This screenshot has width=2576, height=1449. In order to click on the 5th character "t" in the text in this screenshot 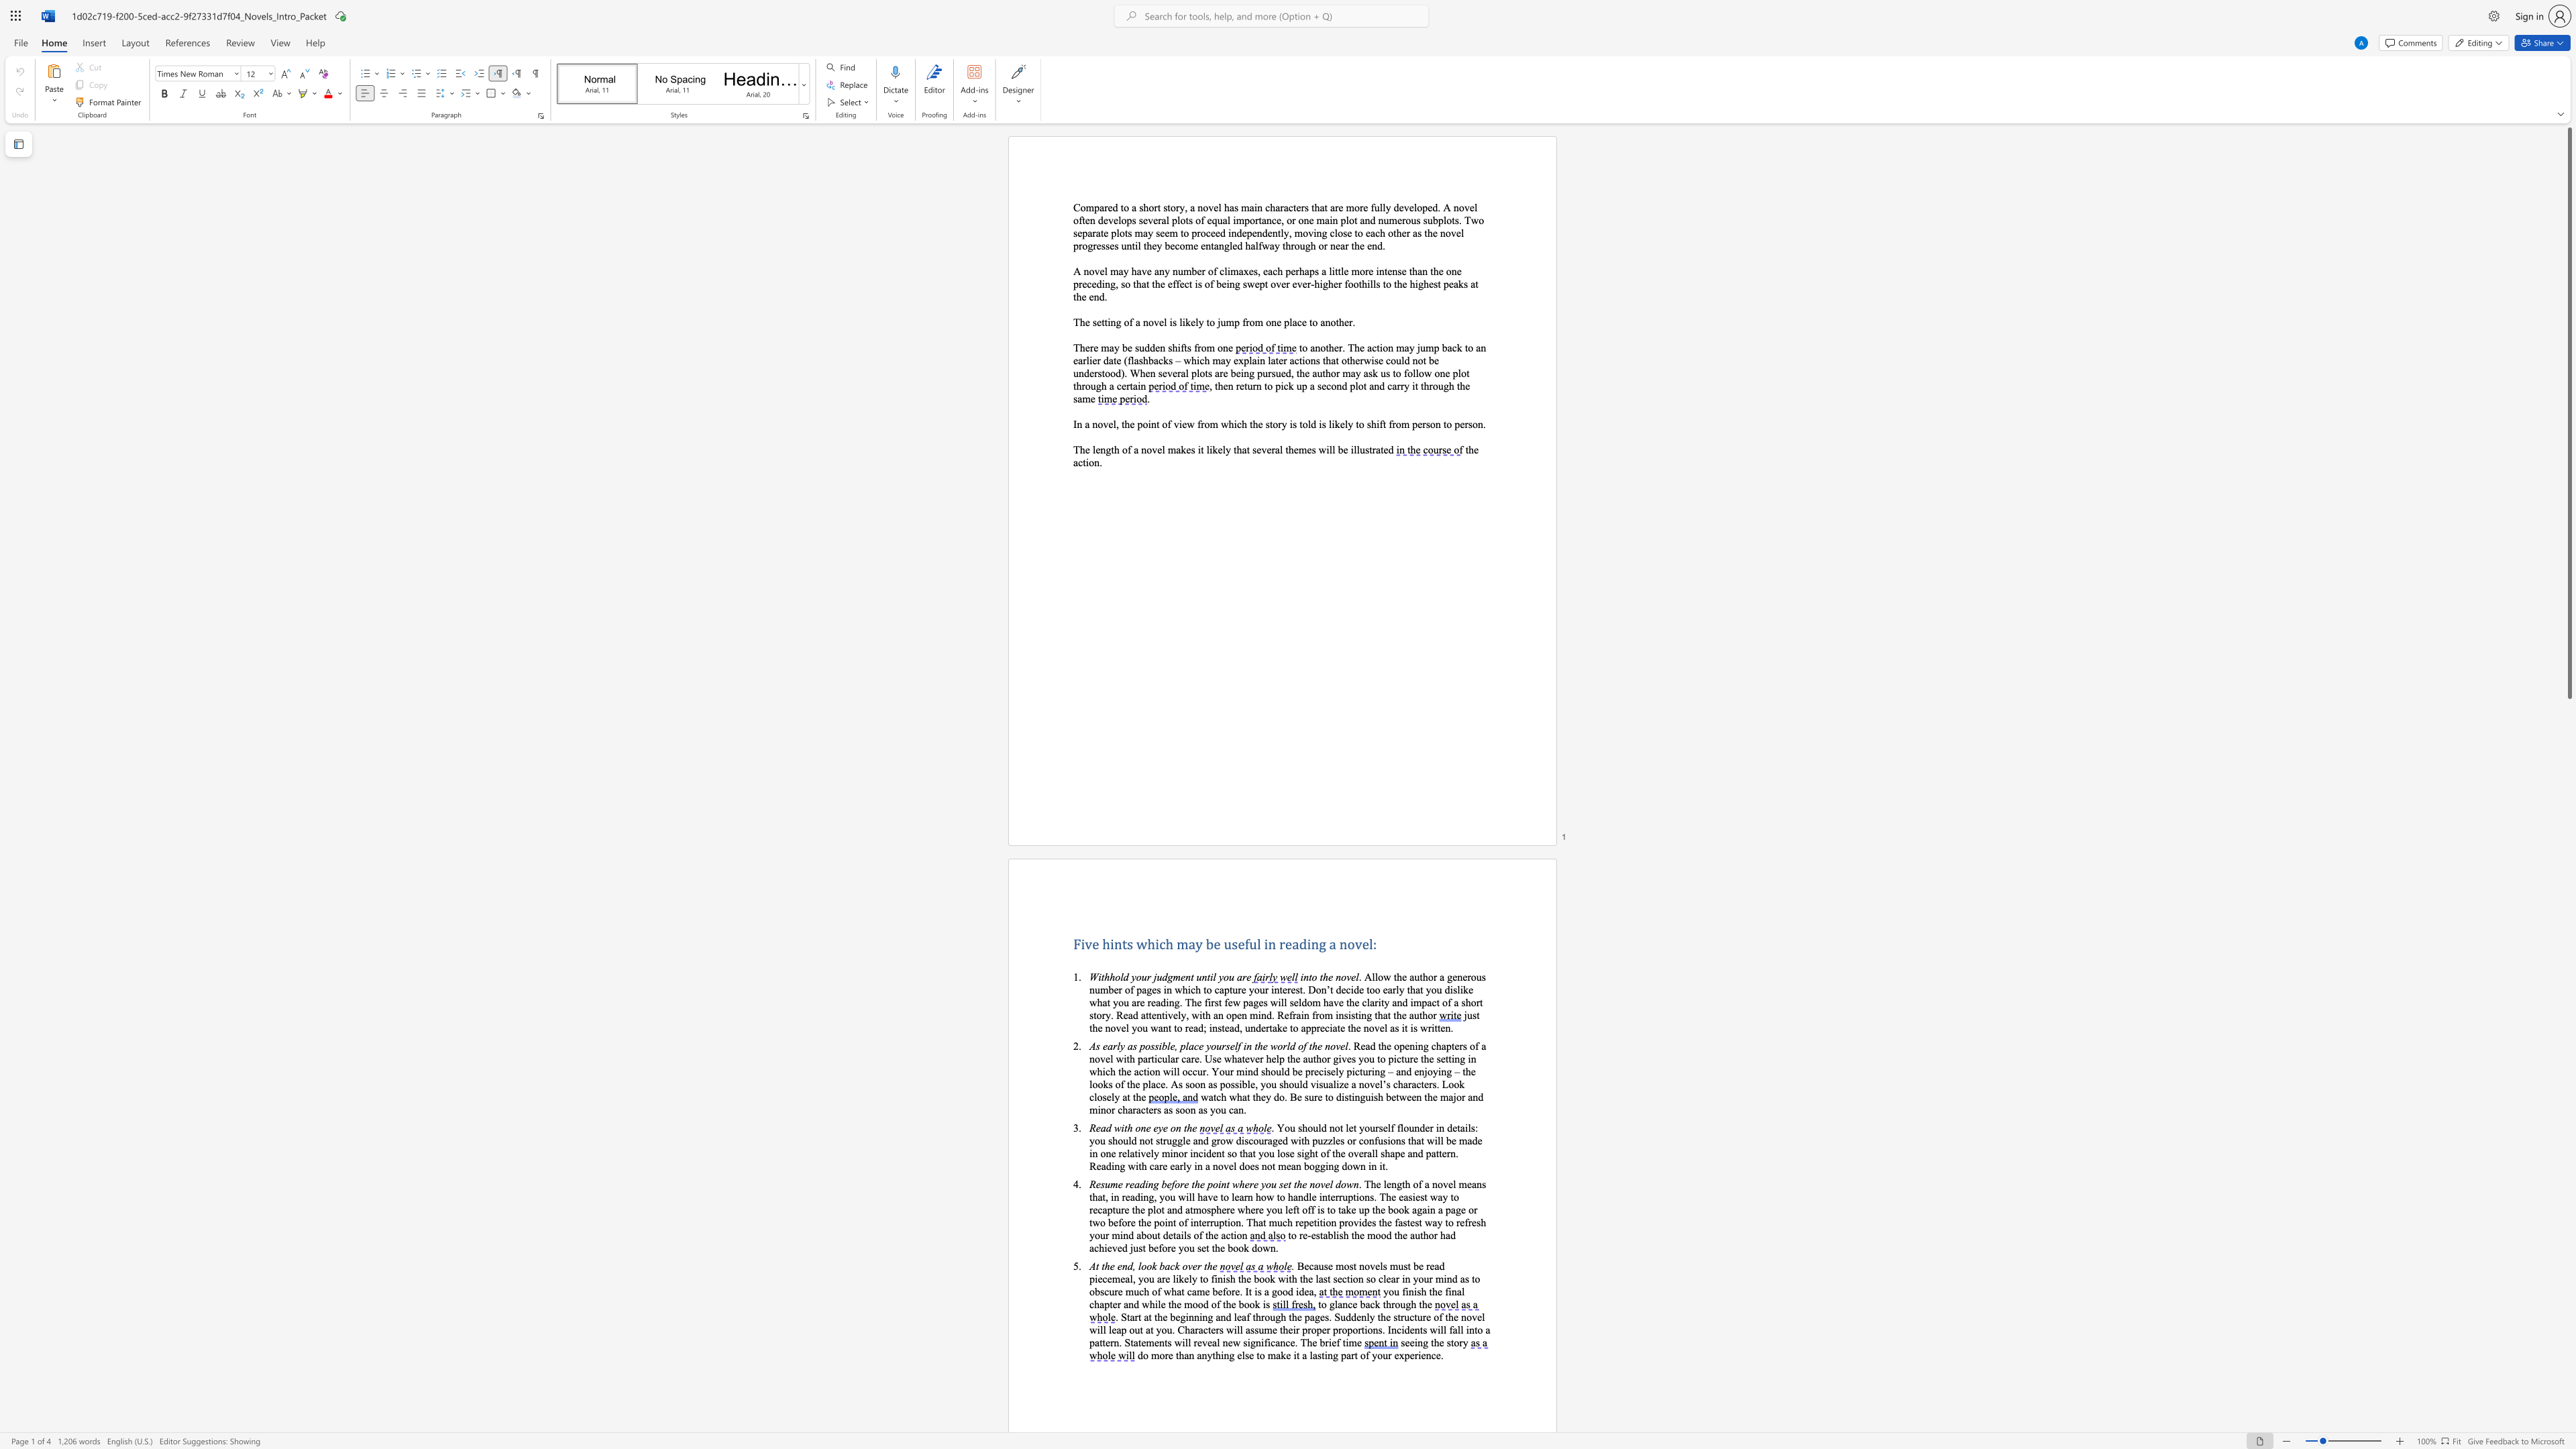, I will do `click(1336, 321)`.